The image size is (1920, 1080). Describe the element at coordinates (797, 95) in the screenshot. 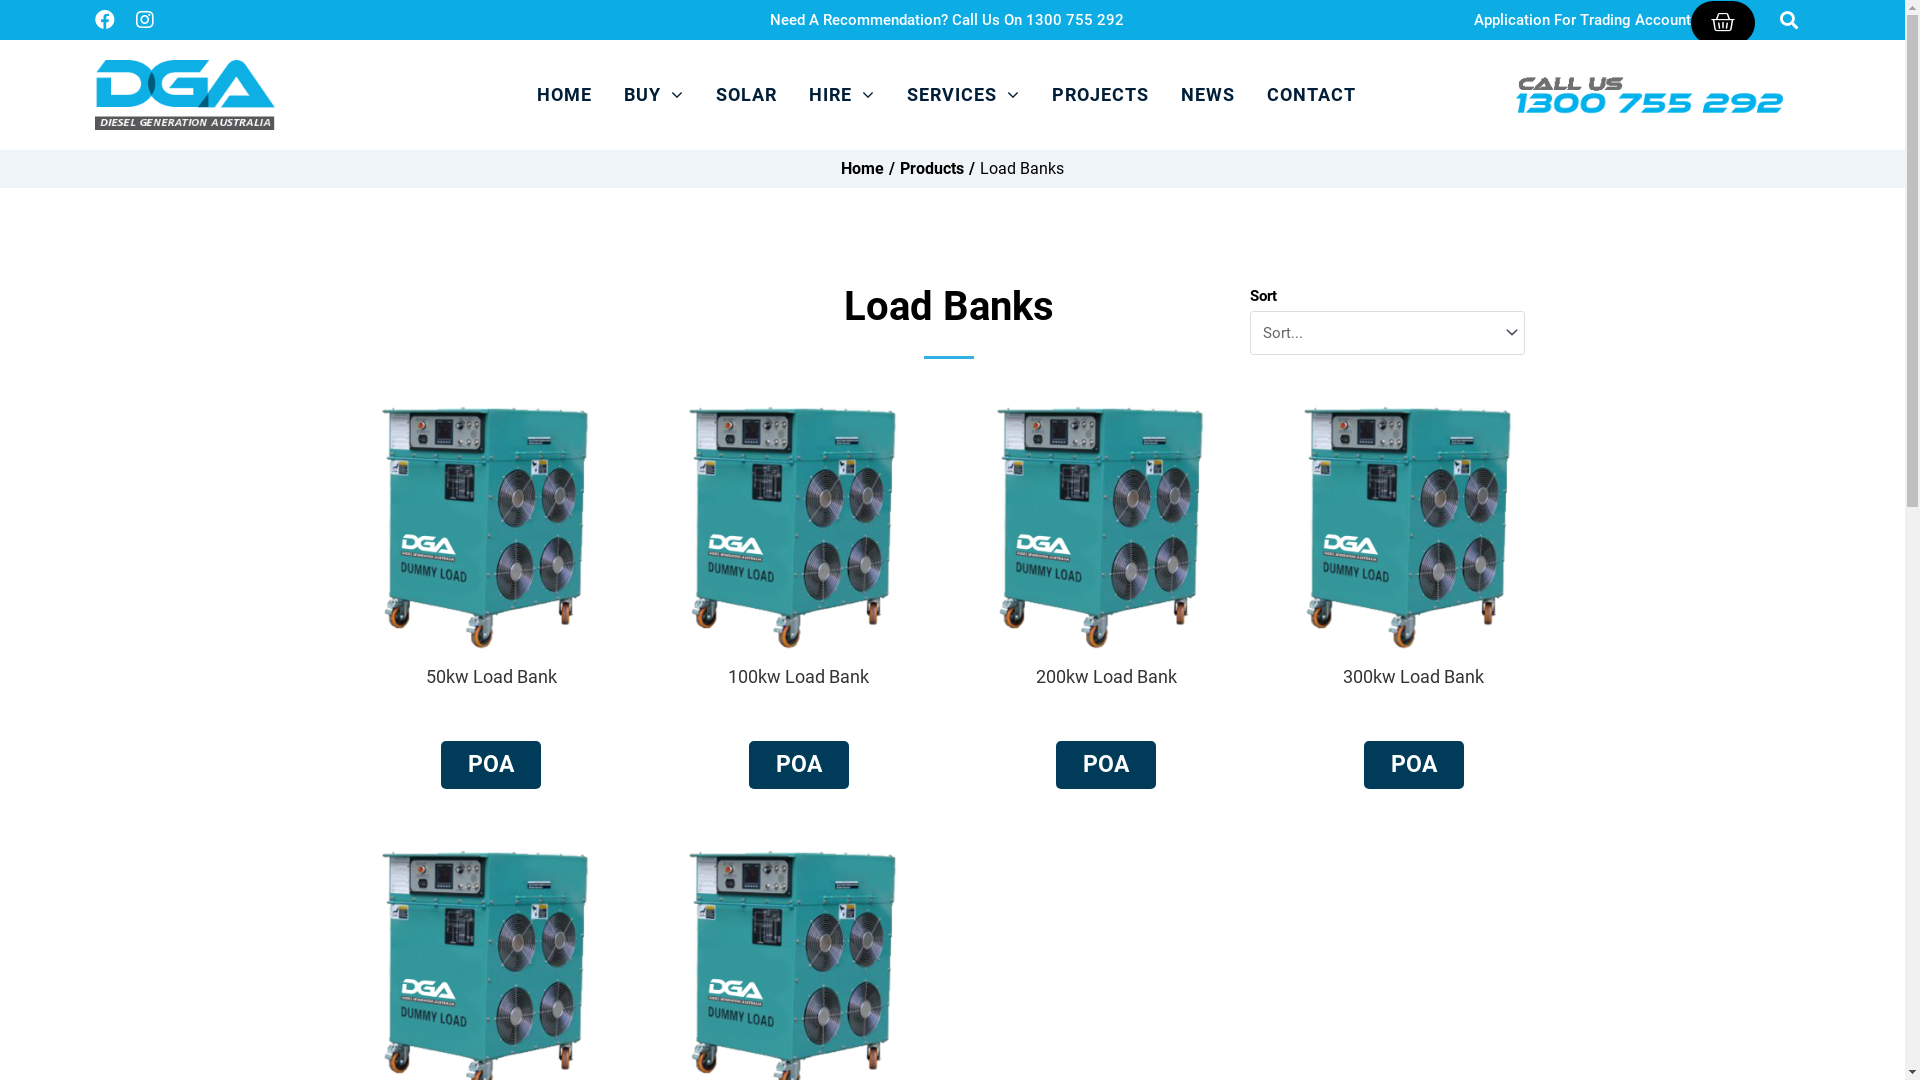

I see `'HIRE'` at that location.